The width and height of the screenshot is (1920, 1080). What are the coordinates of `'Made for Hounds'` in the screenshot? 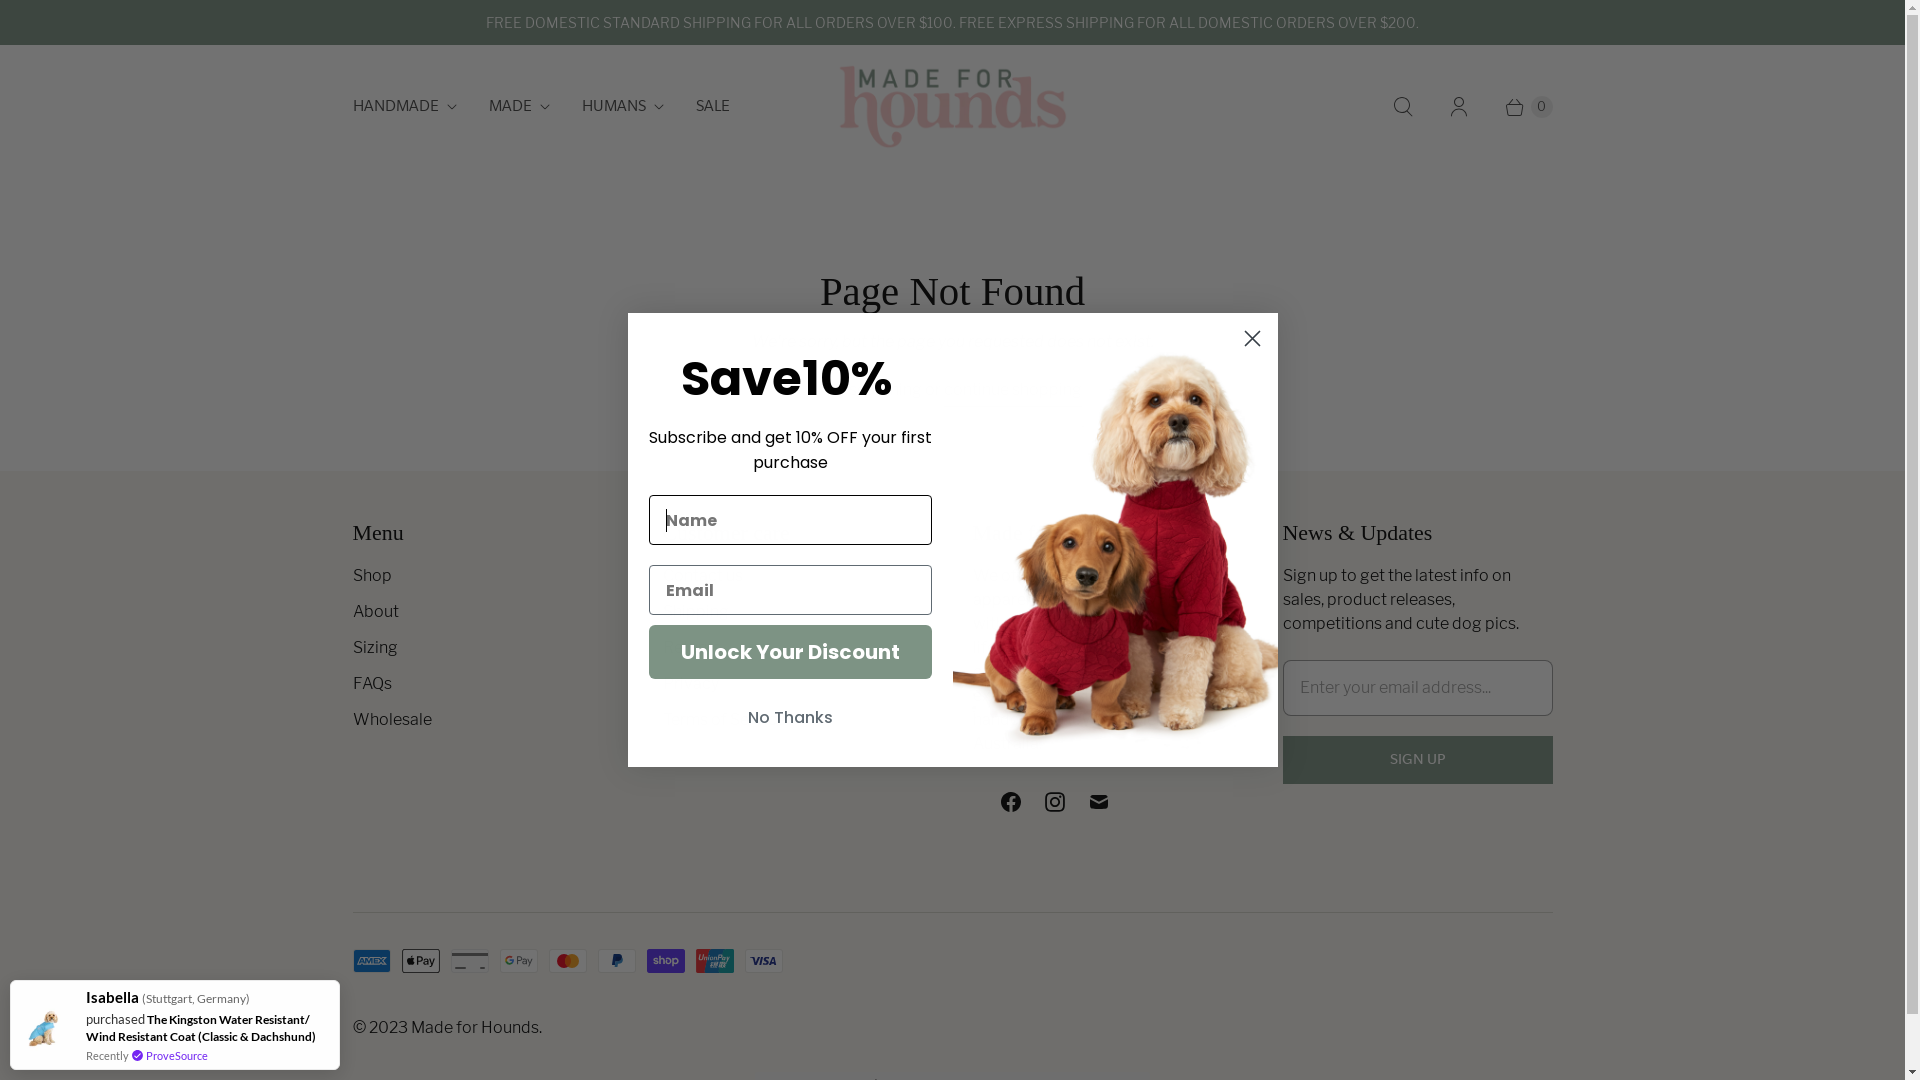 It's located at (473, 1027).